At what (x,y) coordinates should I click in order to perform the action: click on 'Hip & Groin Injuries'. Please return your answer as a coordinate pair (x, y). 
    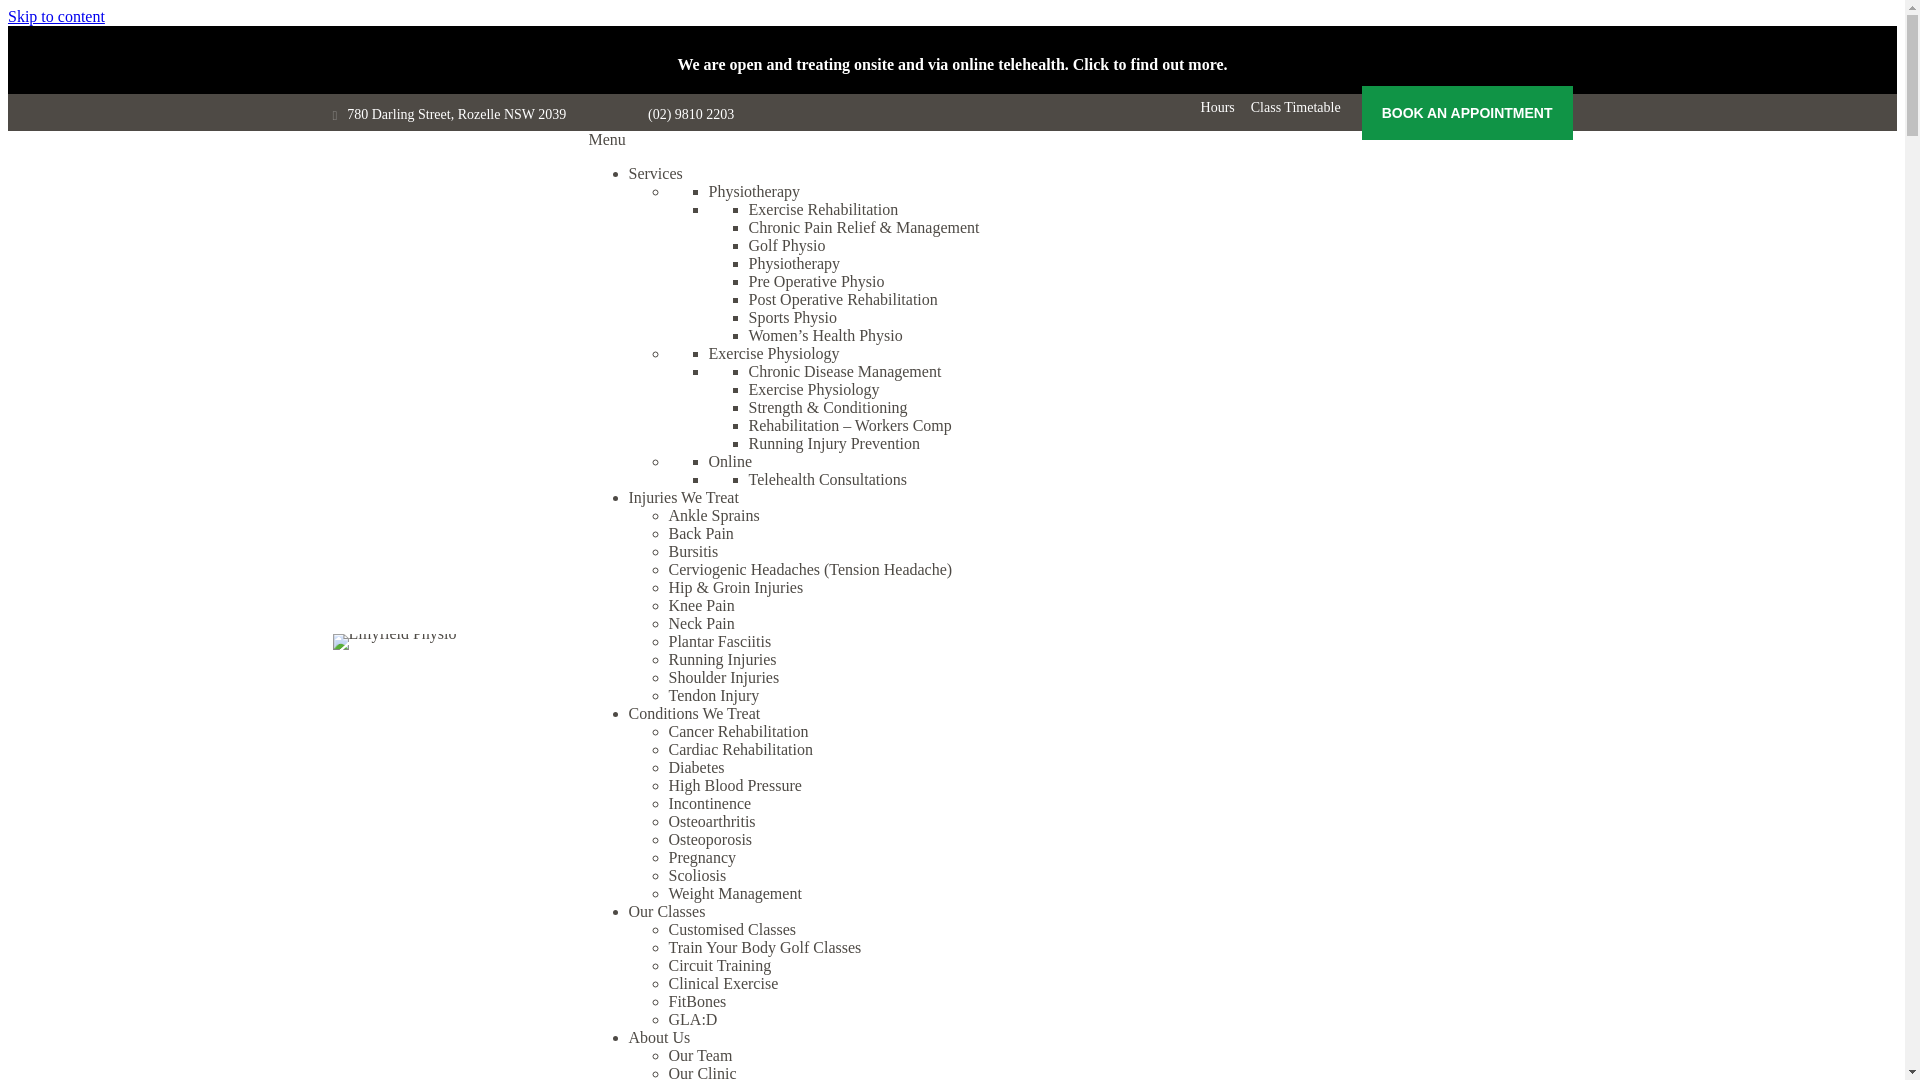
    Looking at the image, I should click on (734, 586).